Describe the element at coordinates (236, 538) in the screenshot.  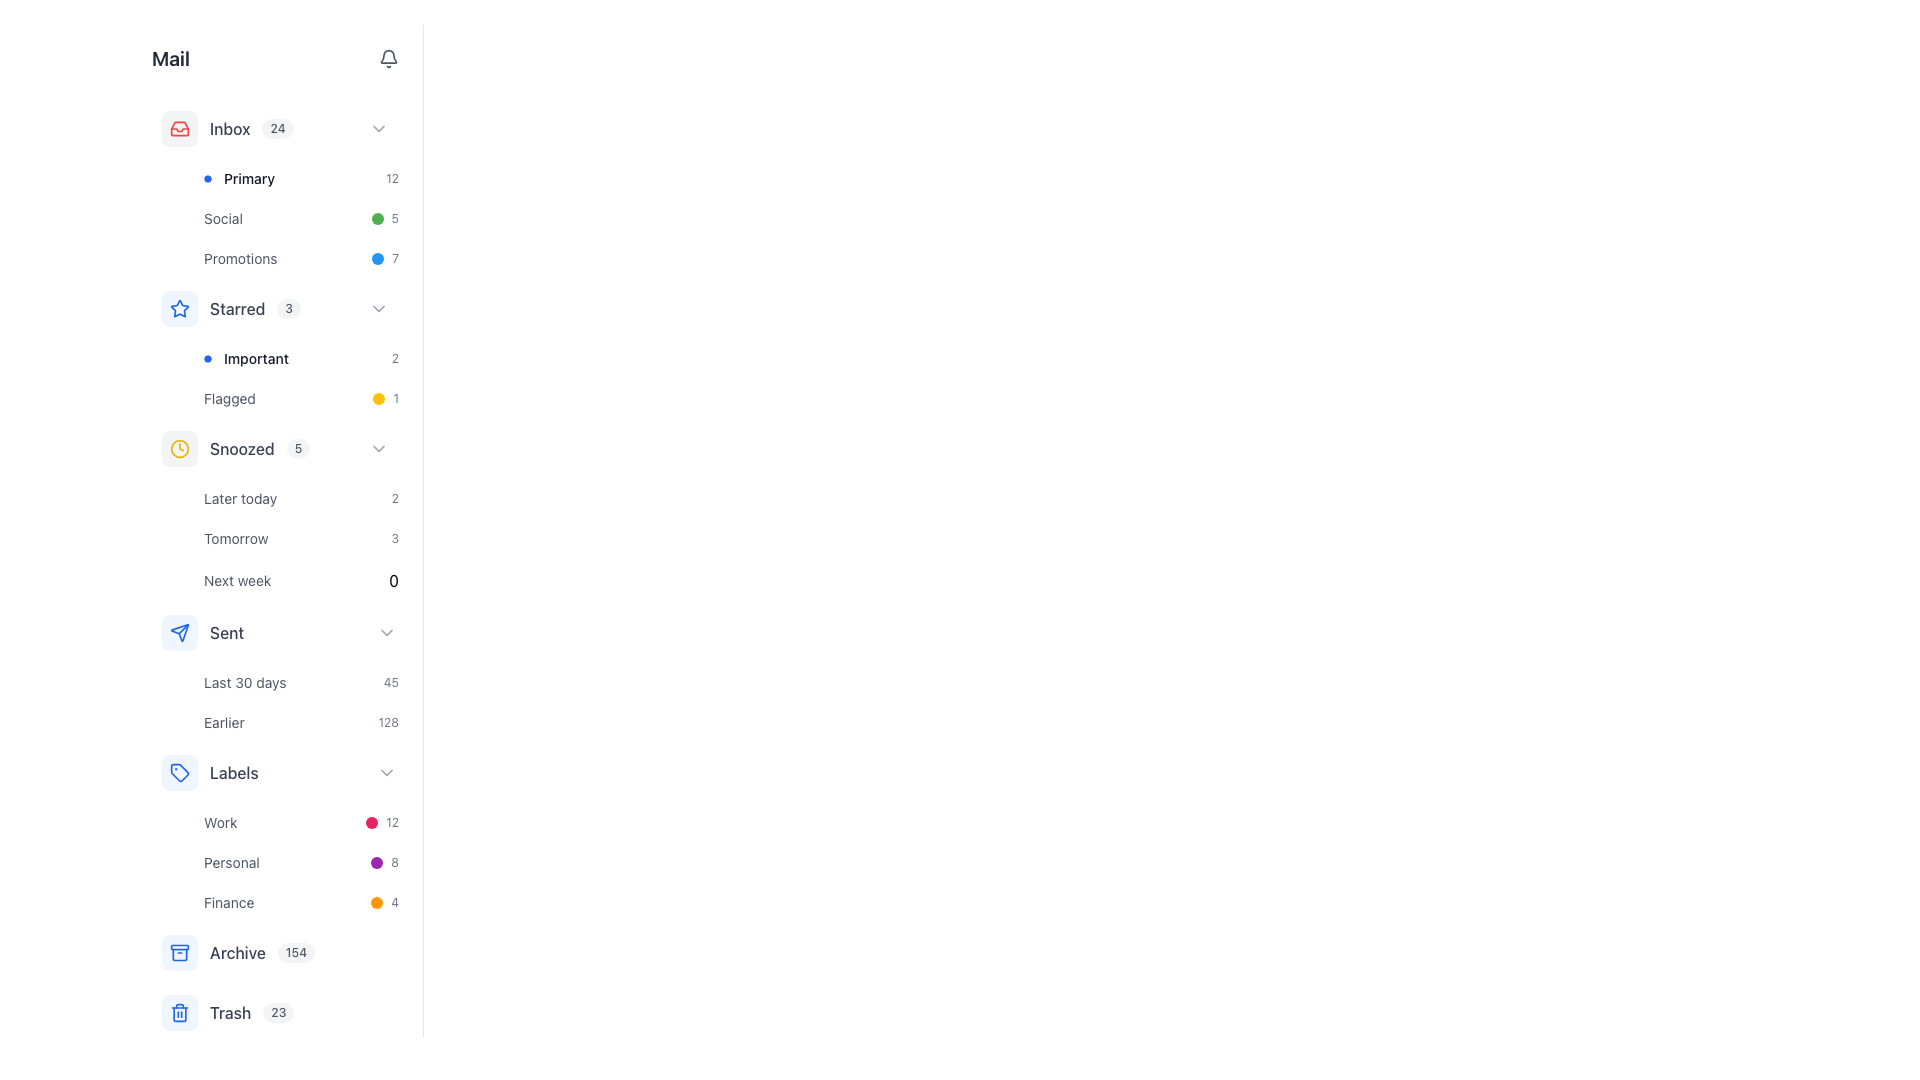
I see `the text label that indicates tasks or items scheduled for tomorrow within the snoozed items, positioned immediately after 'Later today' and before the item featuring the number '3.'` at that location.